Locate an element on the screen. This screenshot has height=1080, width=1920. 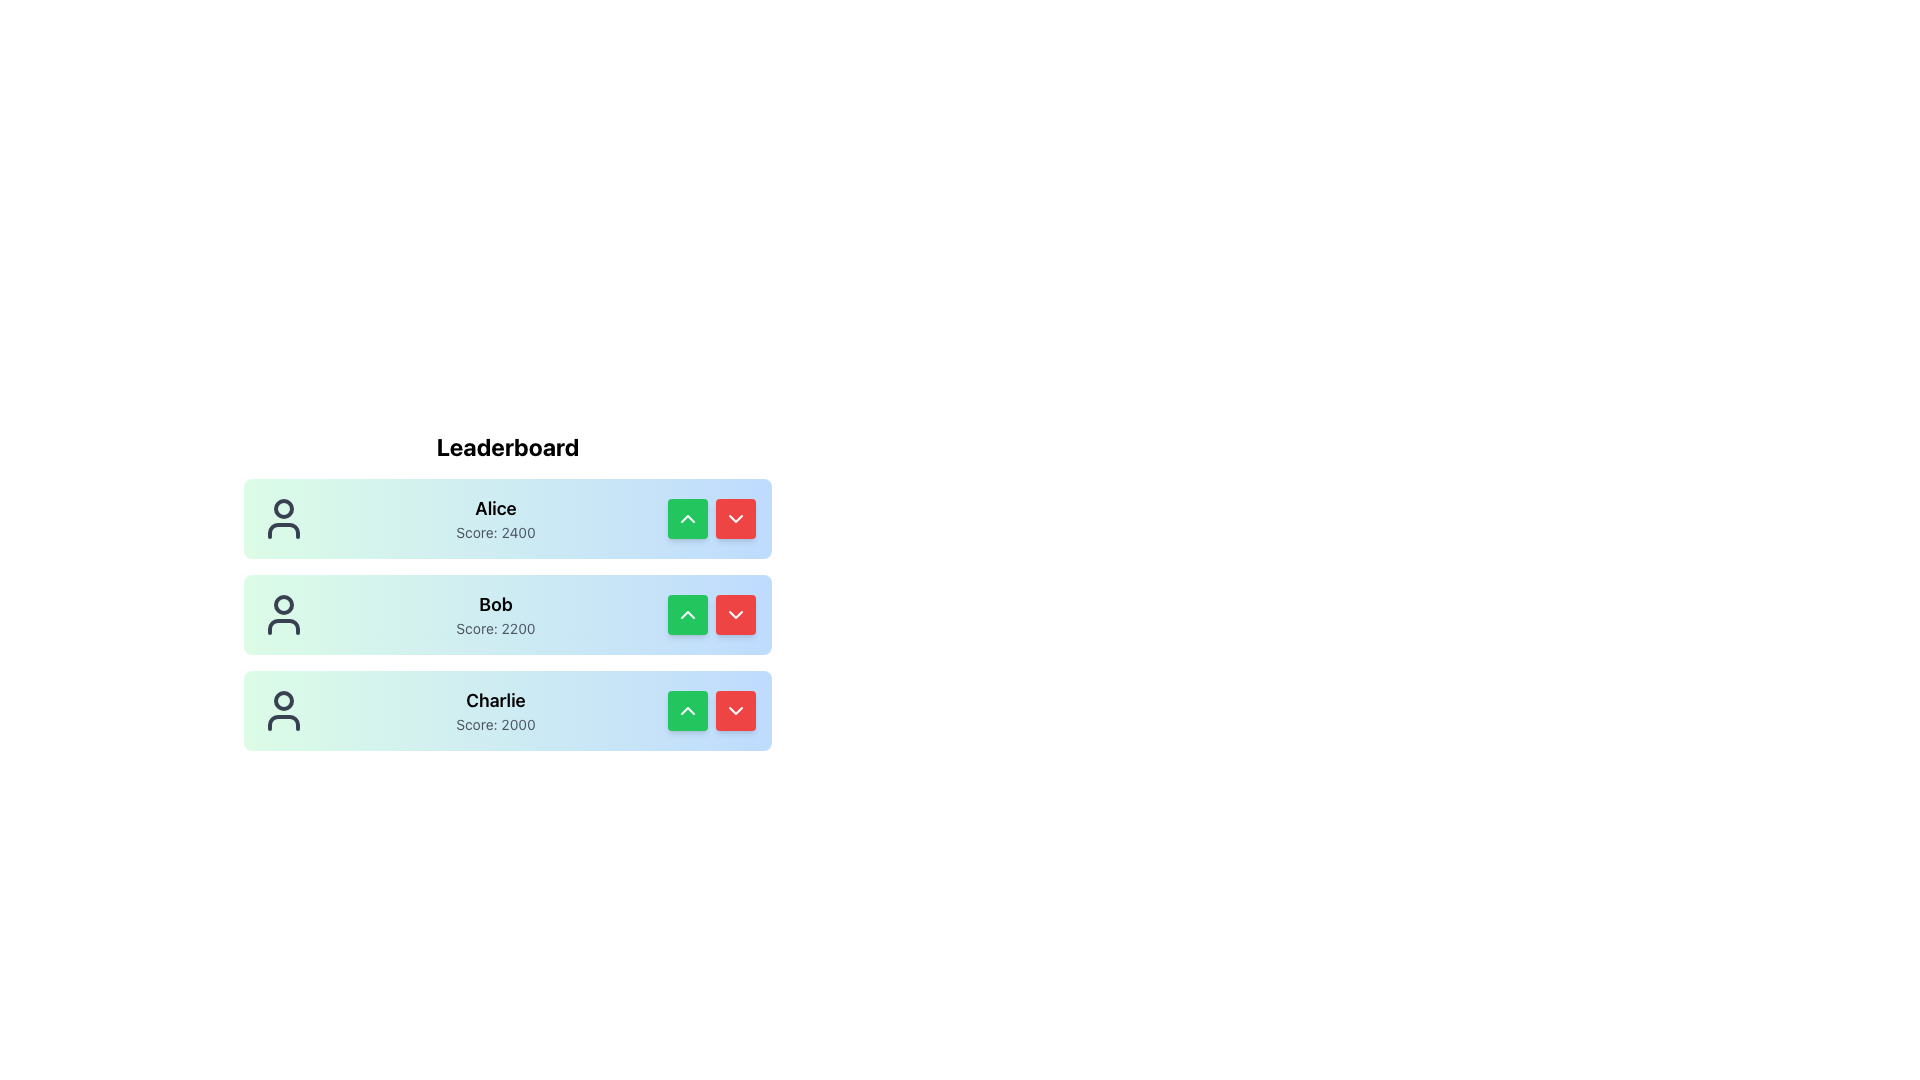
the downward-pointing chevron icon located inside the small red circular button on the right side of the third leaderboard entry for the user 'Charlie' is located at coordinates (734, 518).